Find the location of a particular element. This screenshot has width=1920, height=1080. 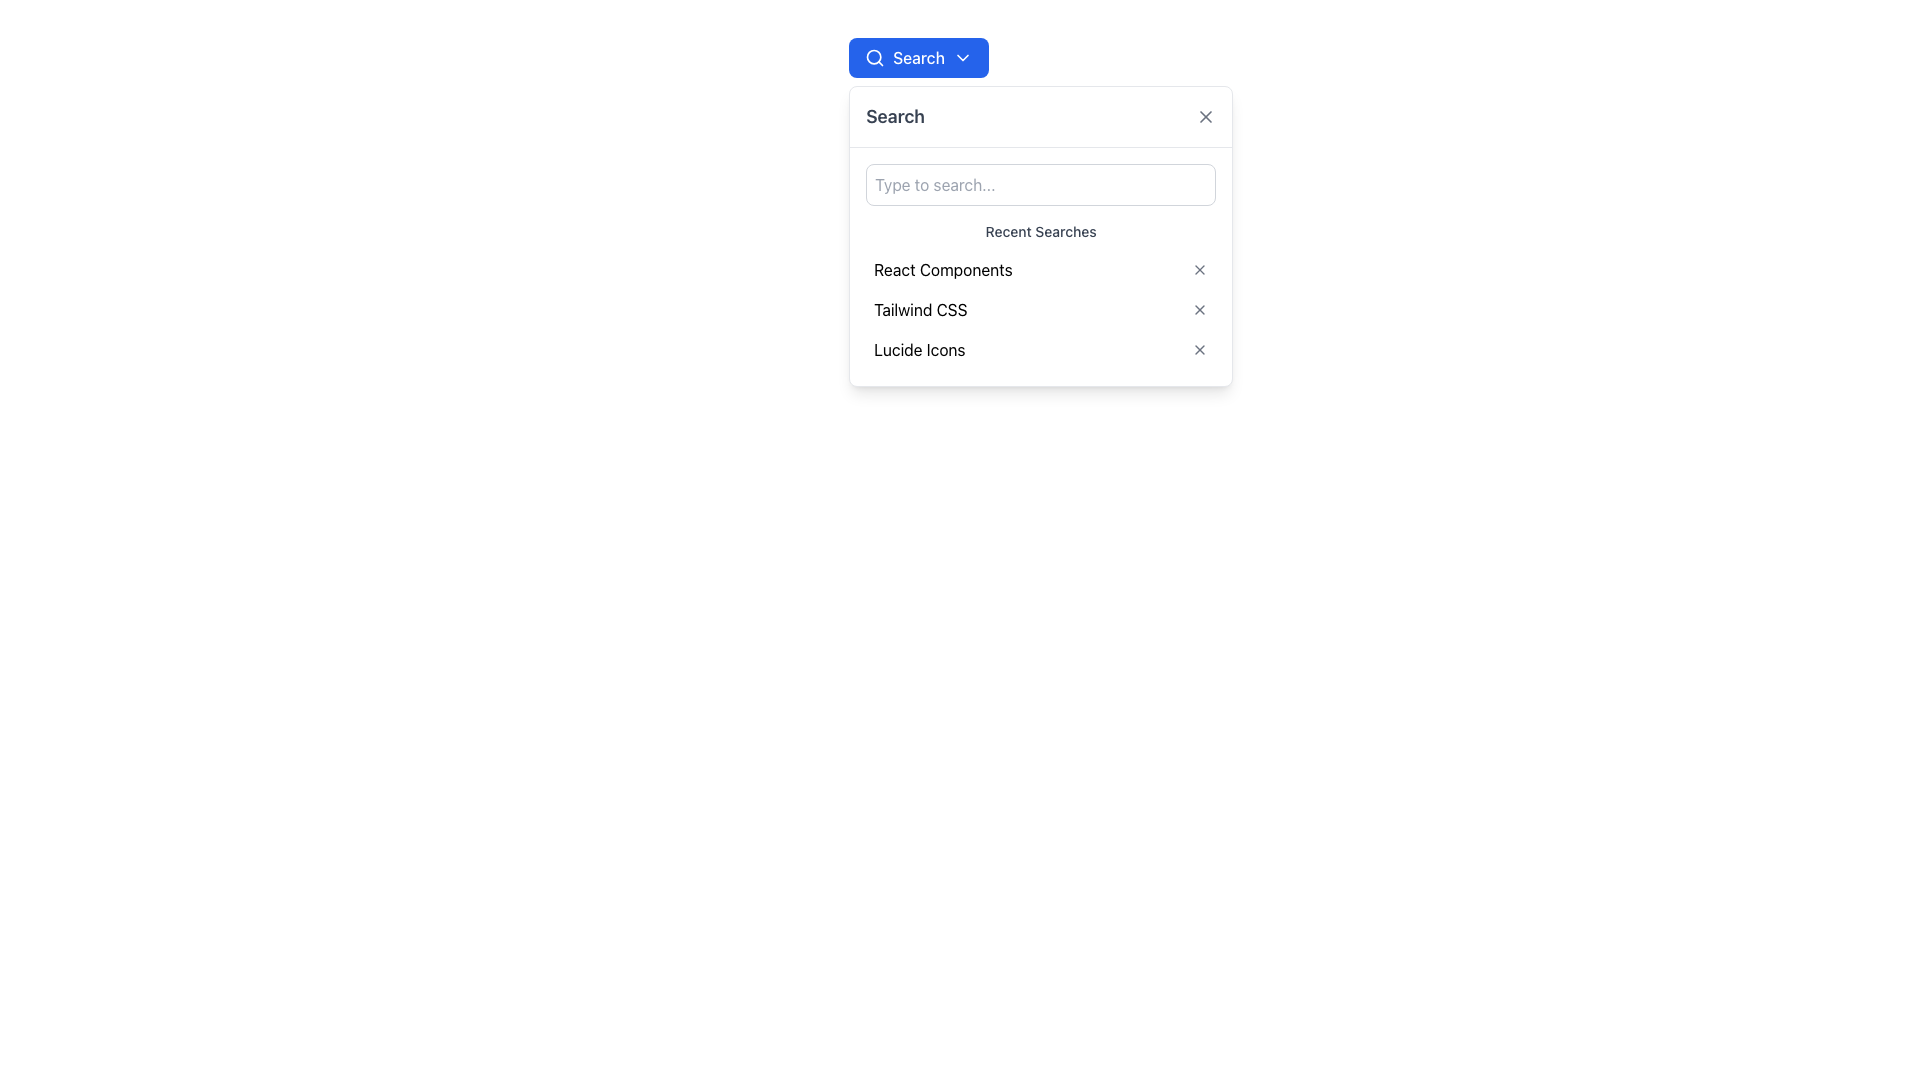

the circular lens icon, which represents a magnifying glass, located within the blue 'Search' button in the top-left area of the interface is located at coordinates (875, 56).